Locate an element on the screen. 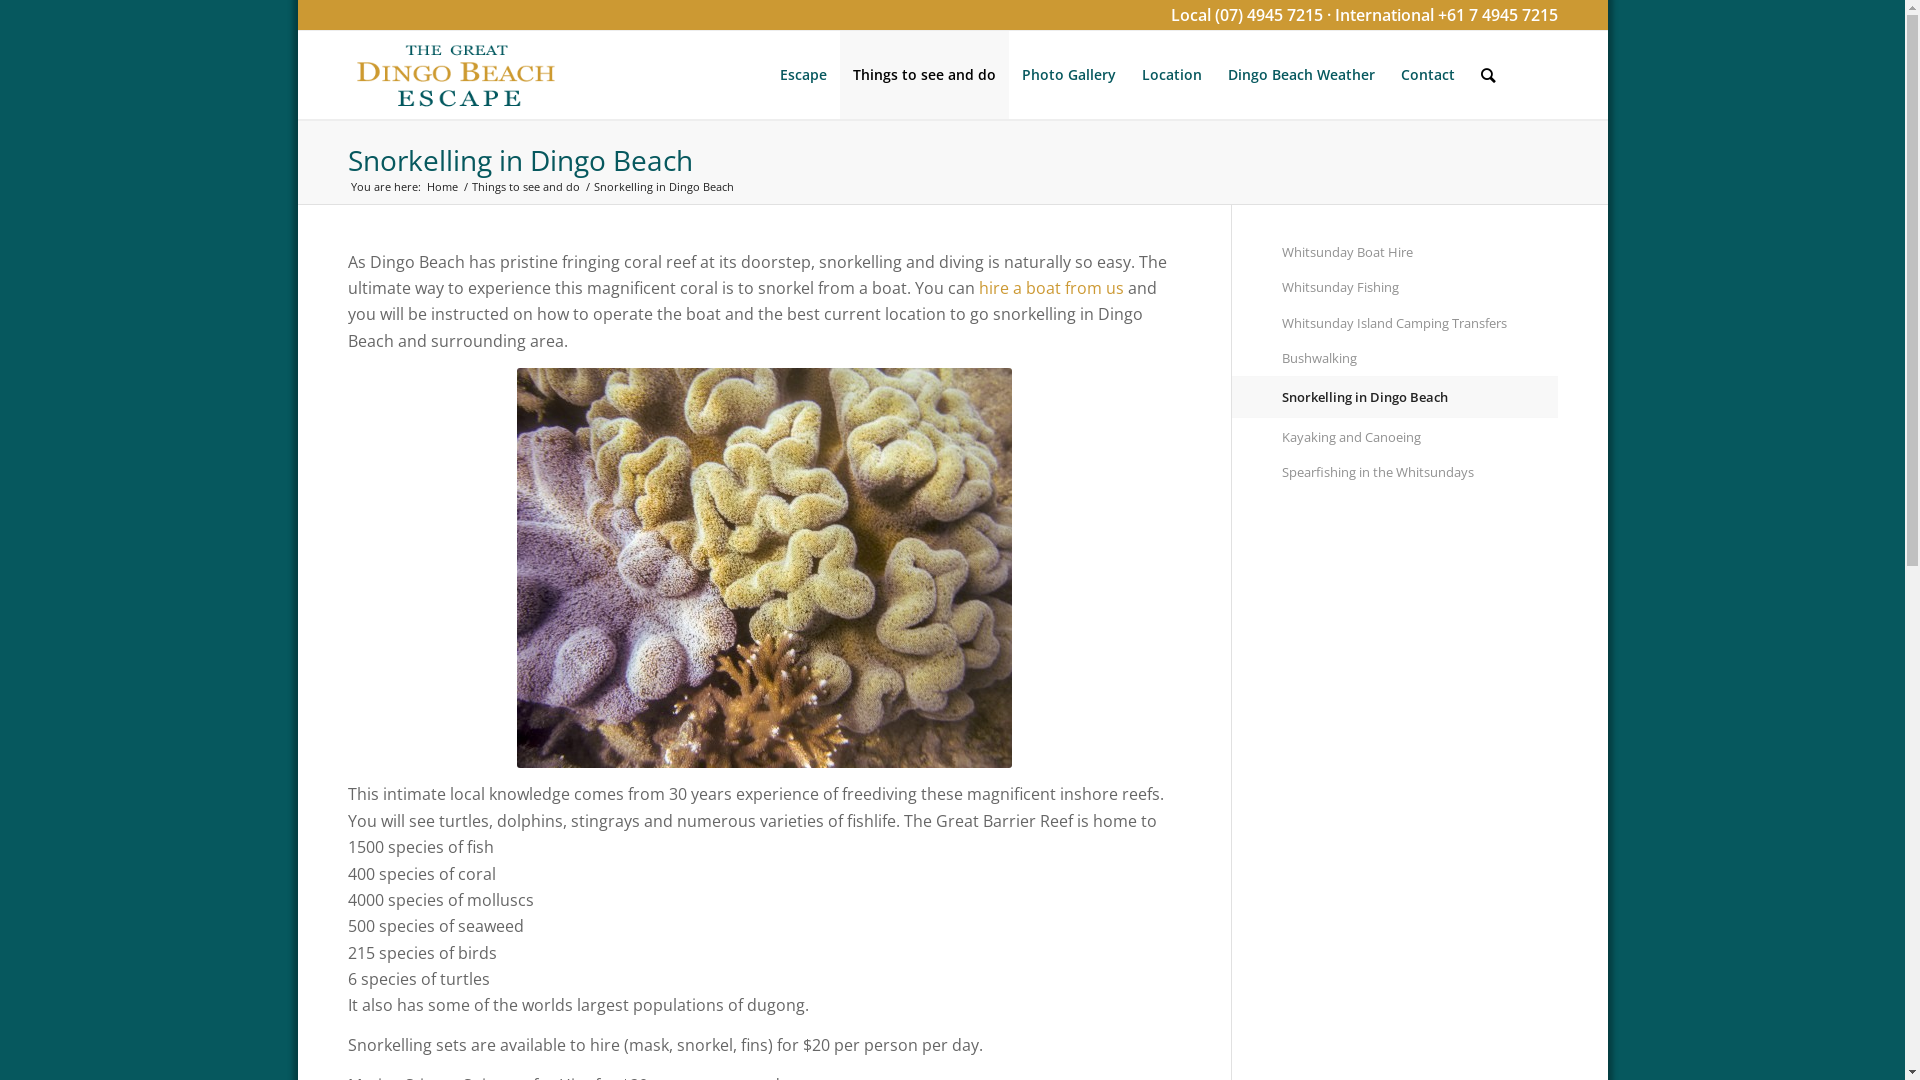  'Whitsunday Boat Hire' is located at coordinates (1419, 251).